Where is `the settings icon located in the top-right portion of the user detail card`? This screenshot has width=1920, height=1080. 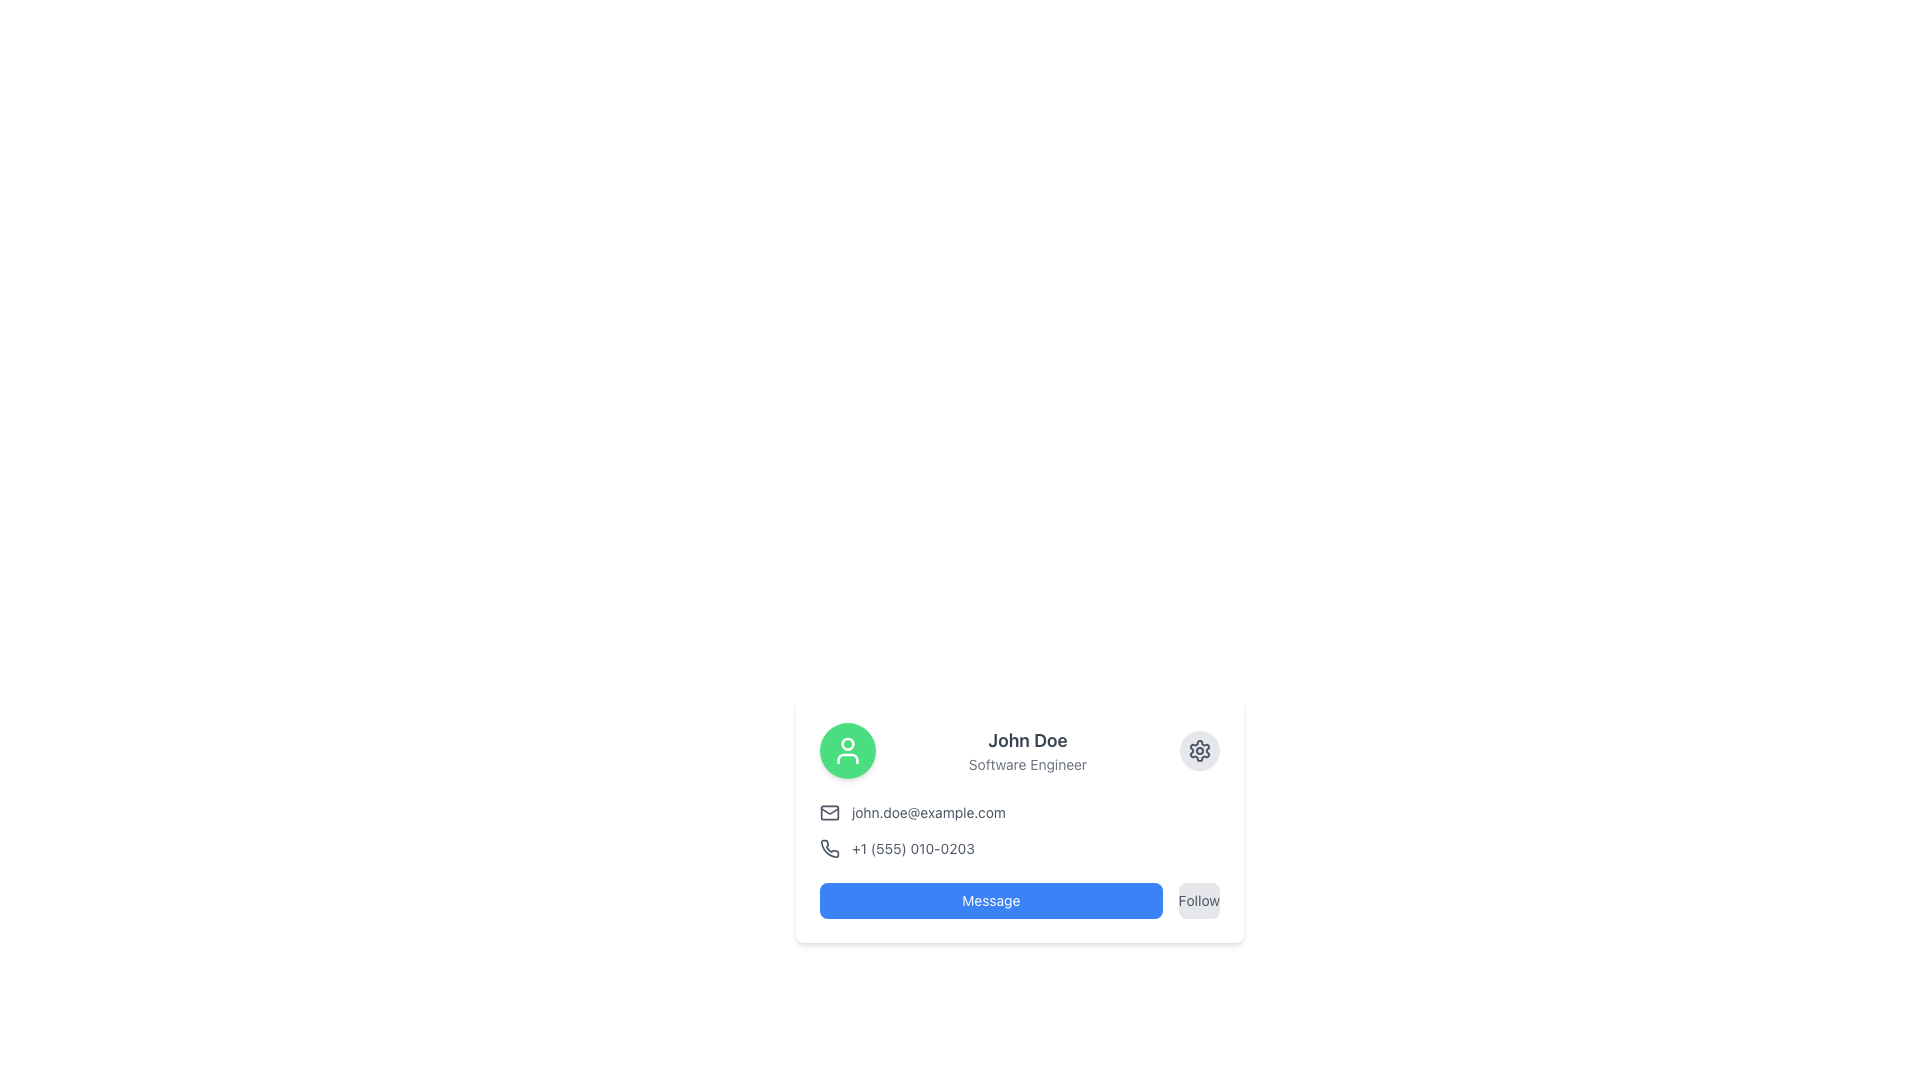 the settings icon located in the top-right portion of the user detail card is located at coordinates (1200, 751).